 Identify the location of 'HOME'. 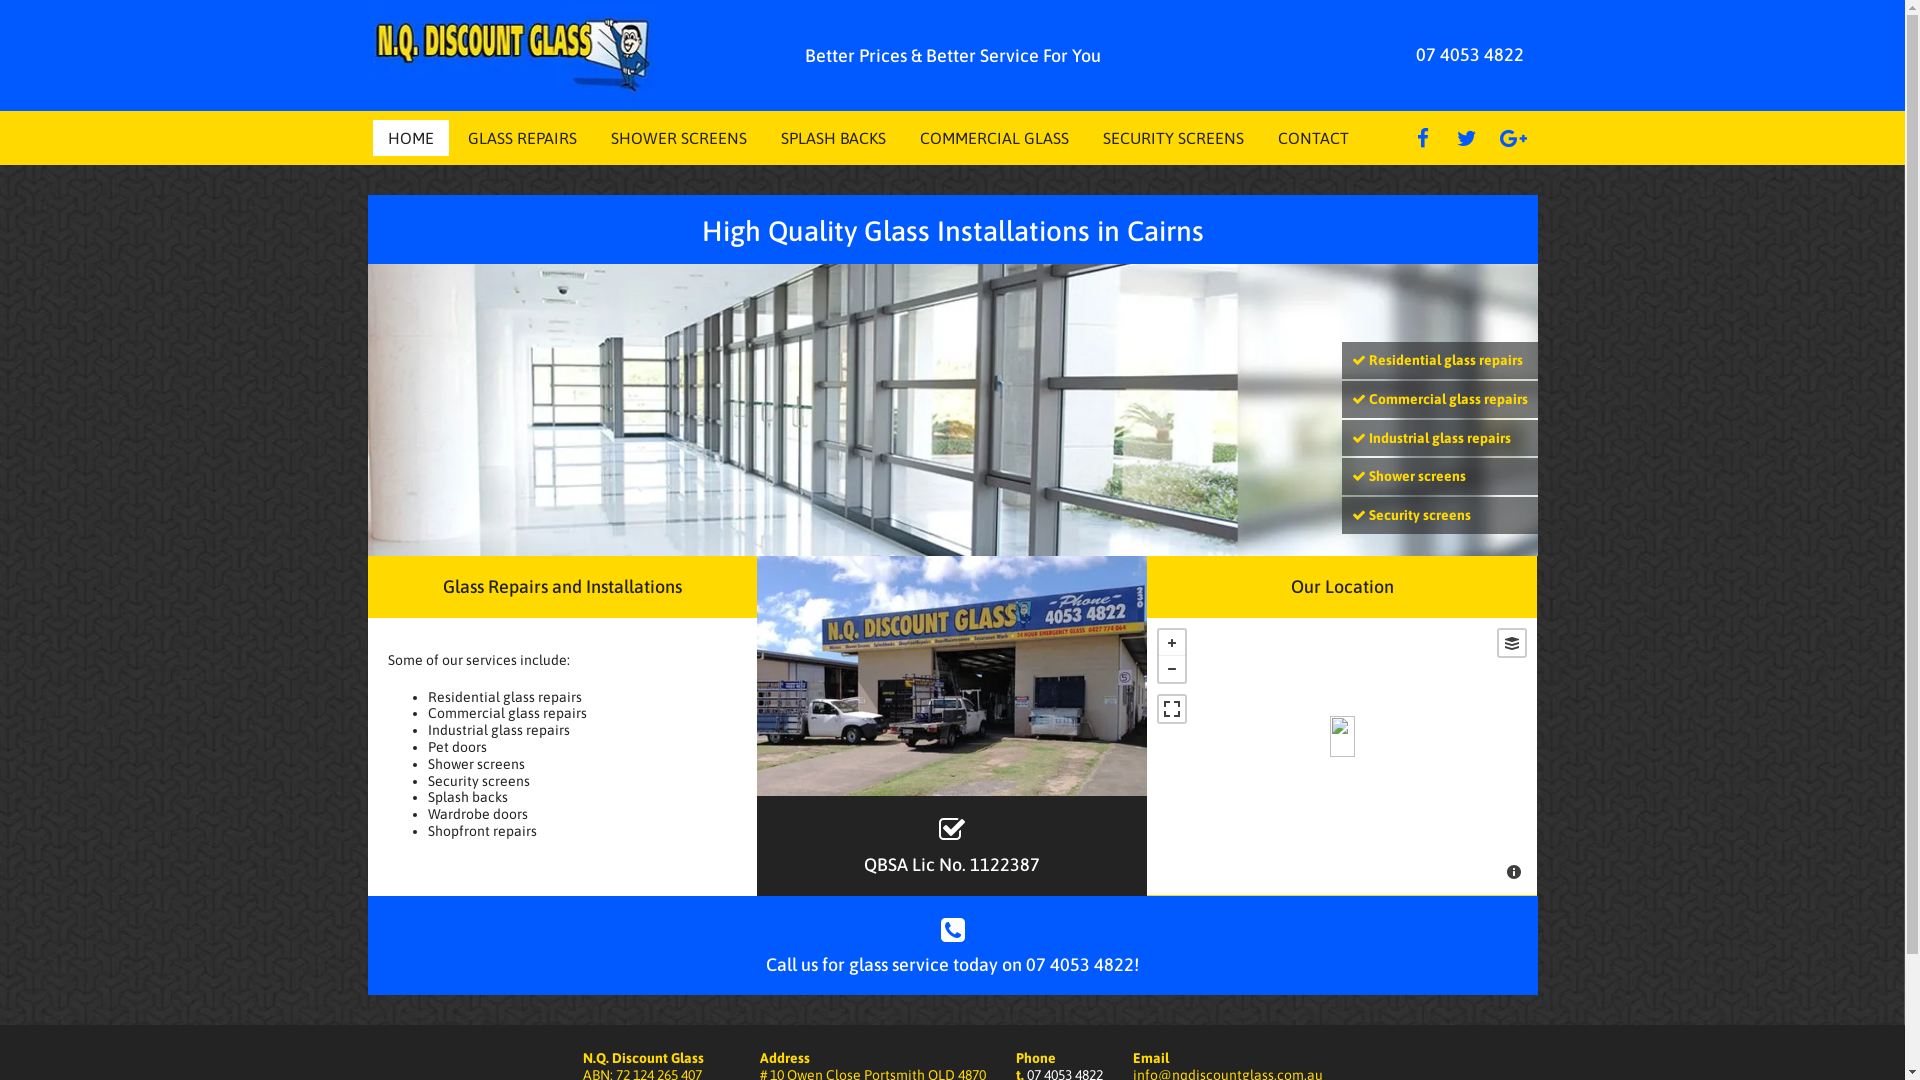
(388, 137).